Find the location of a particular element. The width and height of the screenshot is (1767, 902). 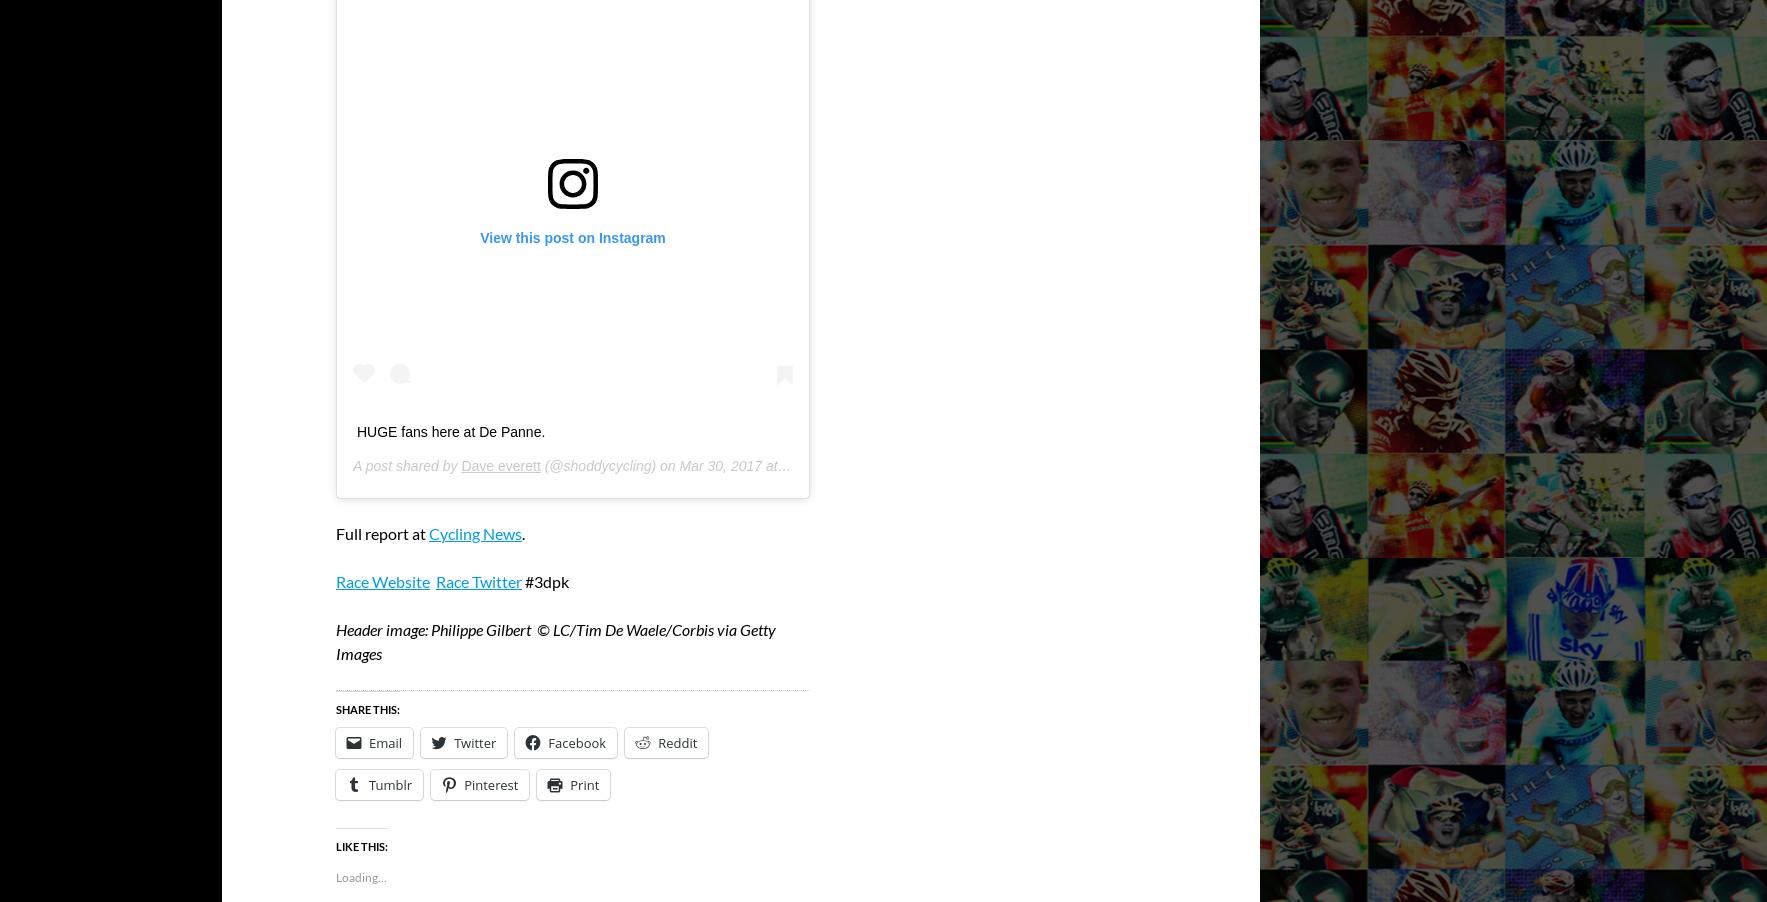

'Header image: Philippe Gilbert  © LC/Tim De Waele/Corbis via Getty Images' is located at coordinates (336, 640).